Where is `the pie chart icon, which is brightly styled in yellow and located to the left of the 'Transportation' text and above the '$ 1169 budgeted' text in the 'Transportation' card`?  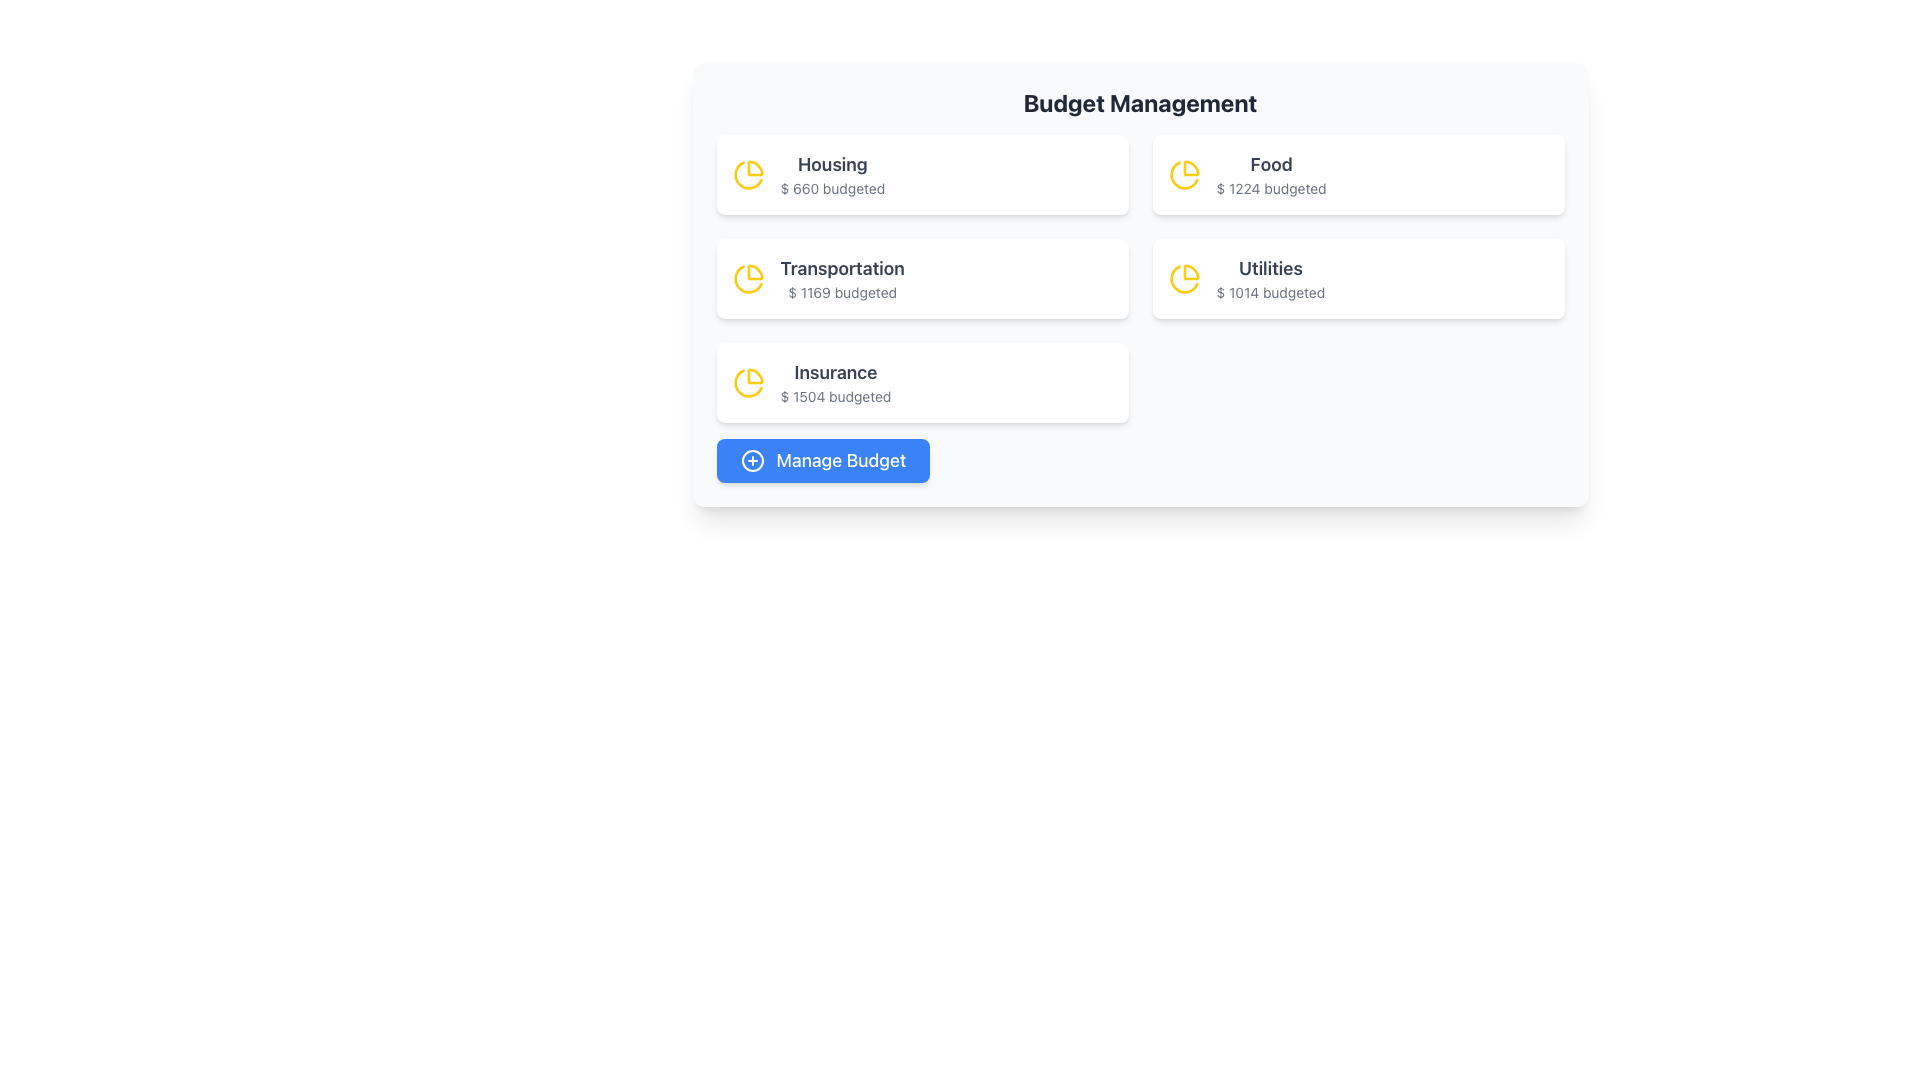
the pie chart icon, which is brightly styled in yellow and located to the left of the 'Transportation' text and above the '$ 1169 budgeted' text in the 'Transportation' card is located at coordinates (747, 278).